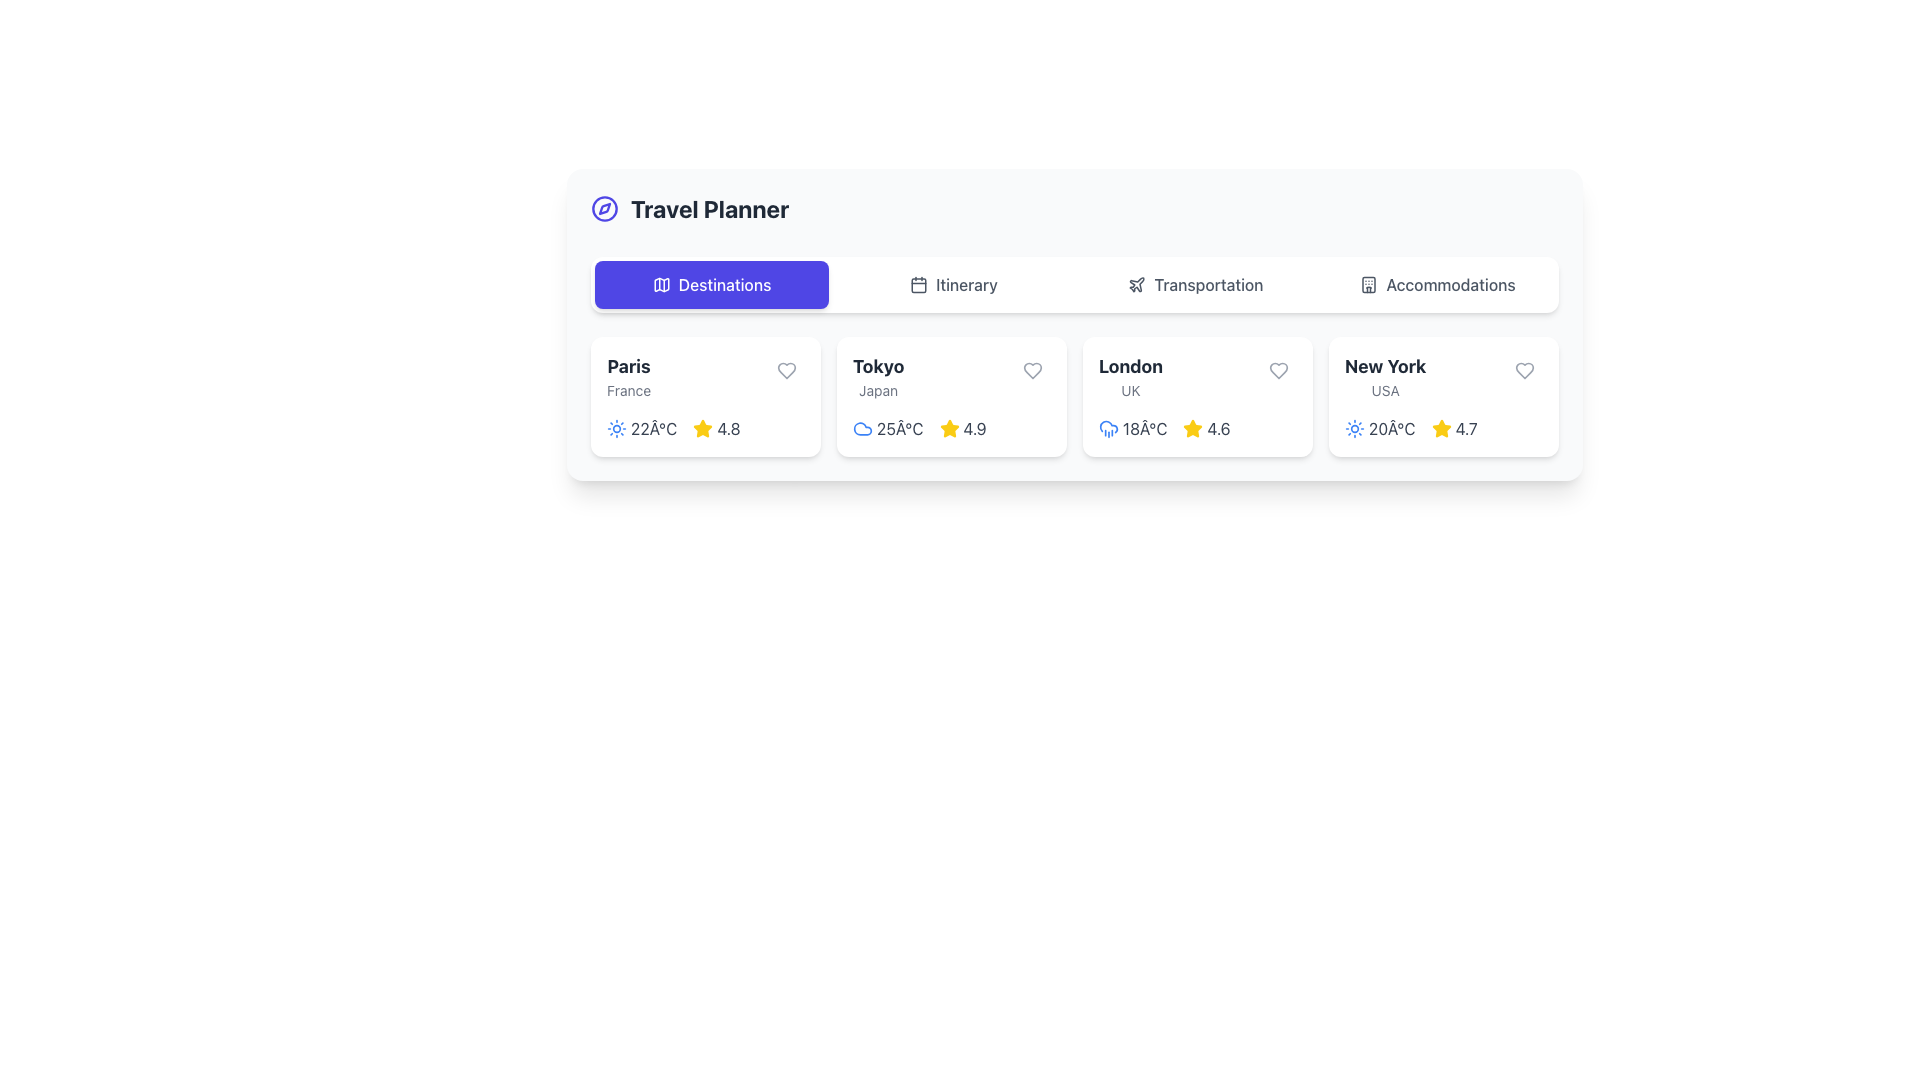 Image resolution: width=1920 pixels, height=1080 pixels. I want to click on the yellow star-shaped rating icon next to the text '4.7' in the New York, USA weather card, so click(1441, 427).